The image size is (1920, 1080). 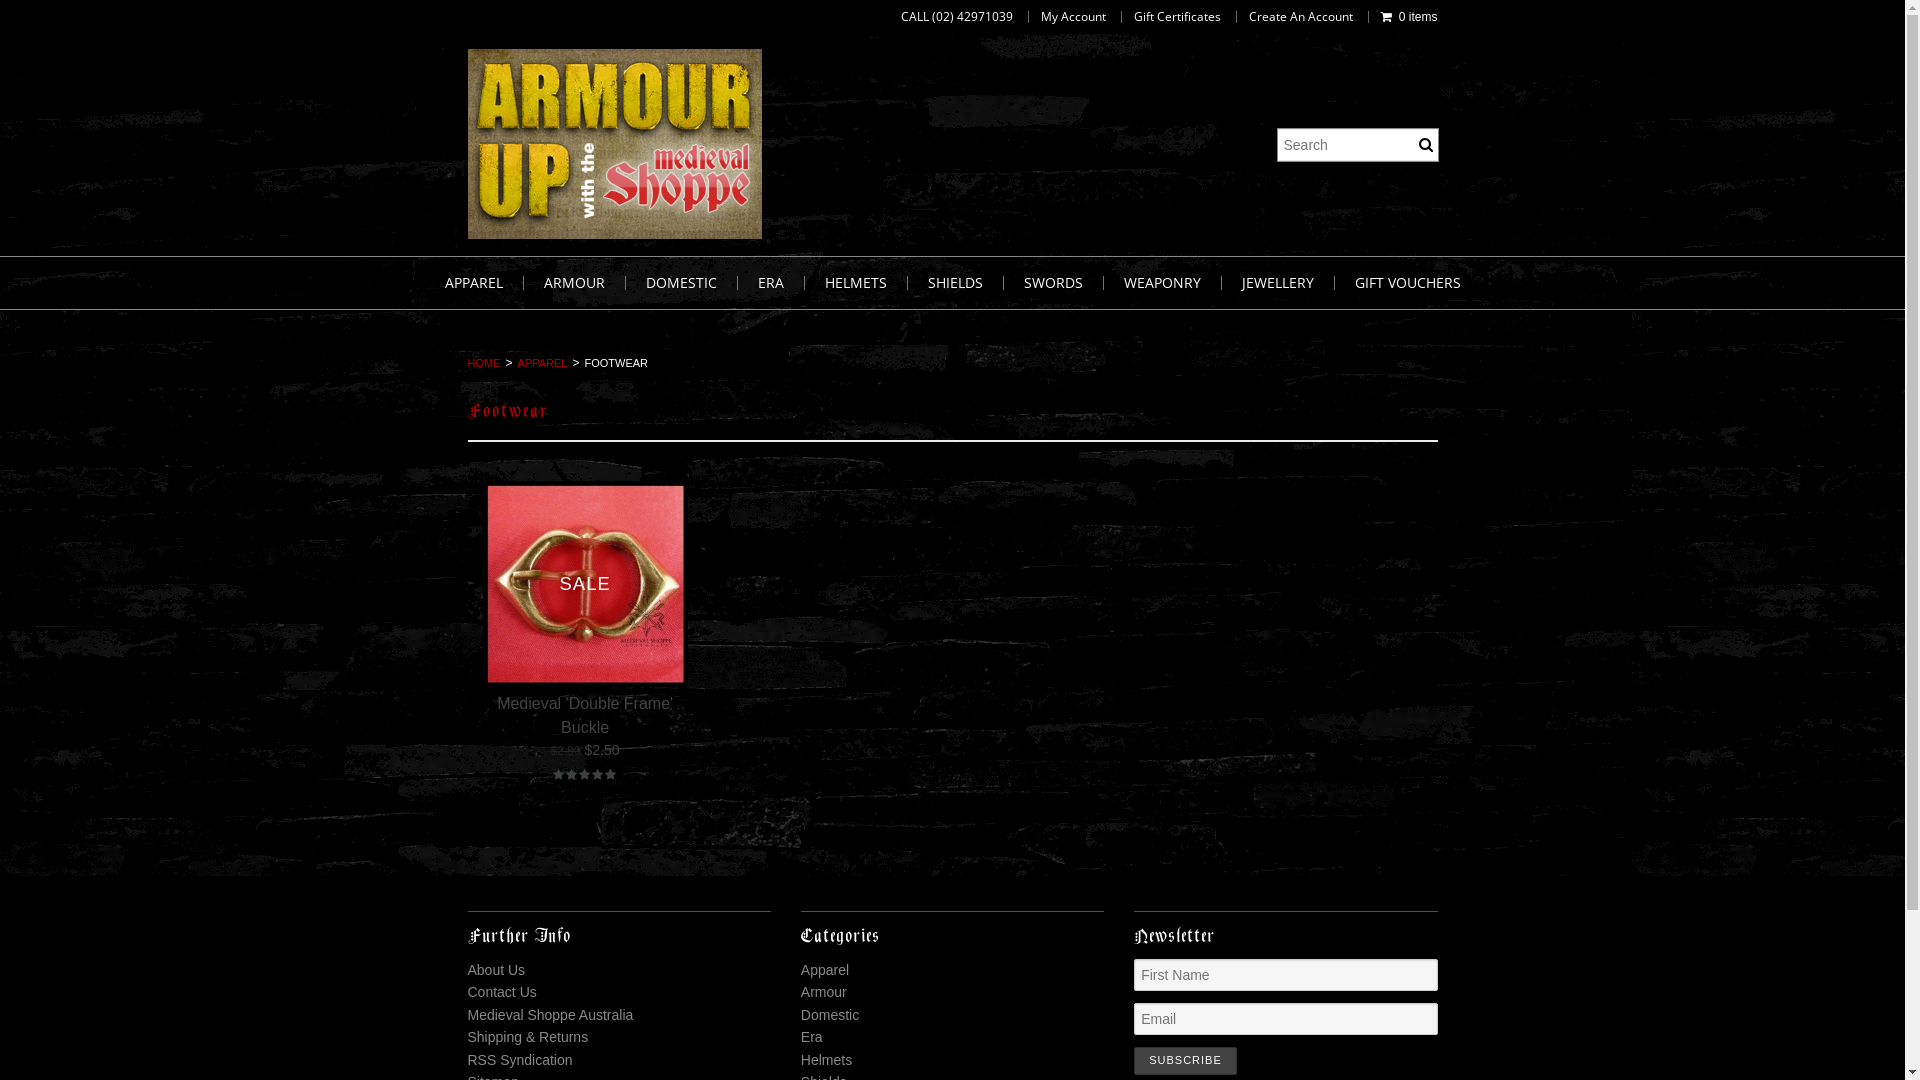 I want to click on 'Subscribe', so click(x=1133, y=1059).